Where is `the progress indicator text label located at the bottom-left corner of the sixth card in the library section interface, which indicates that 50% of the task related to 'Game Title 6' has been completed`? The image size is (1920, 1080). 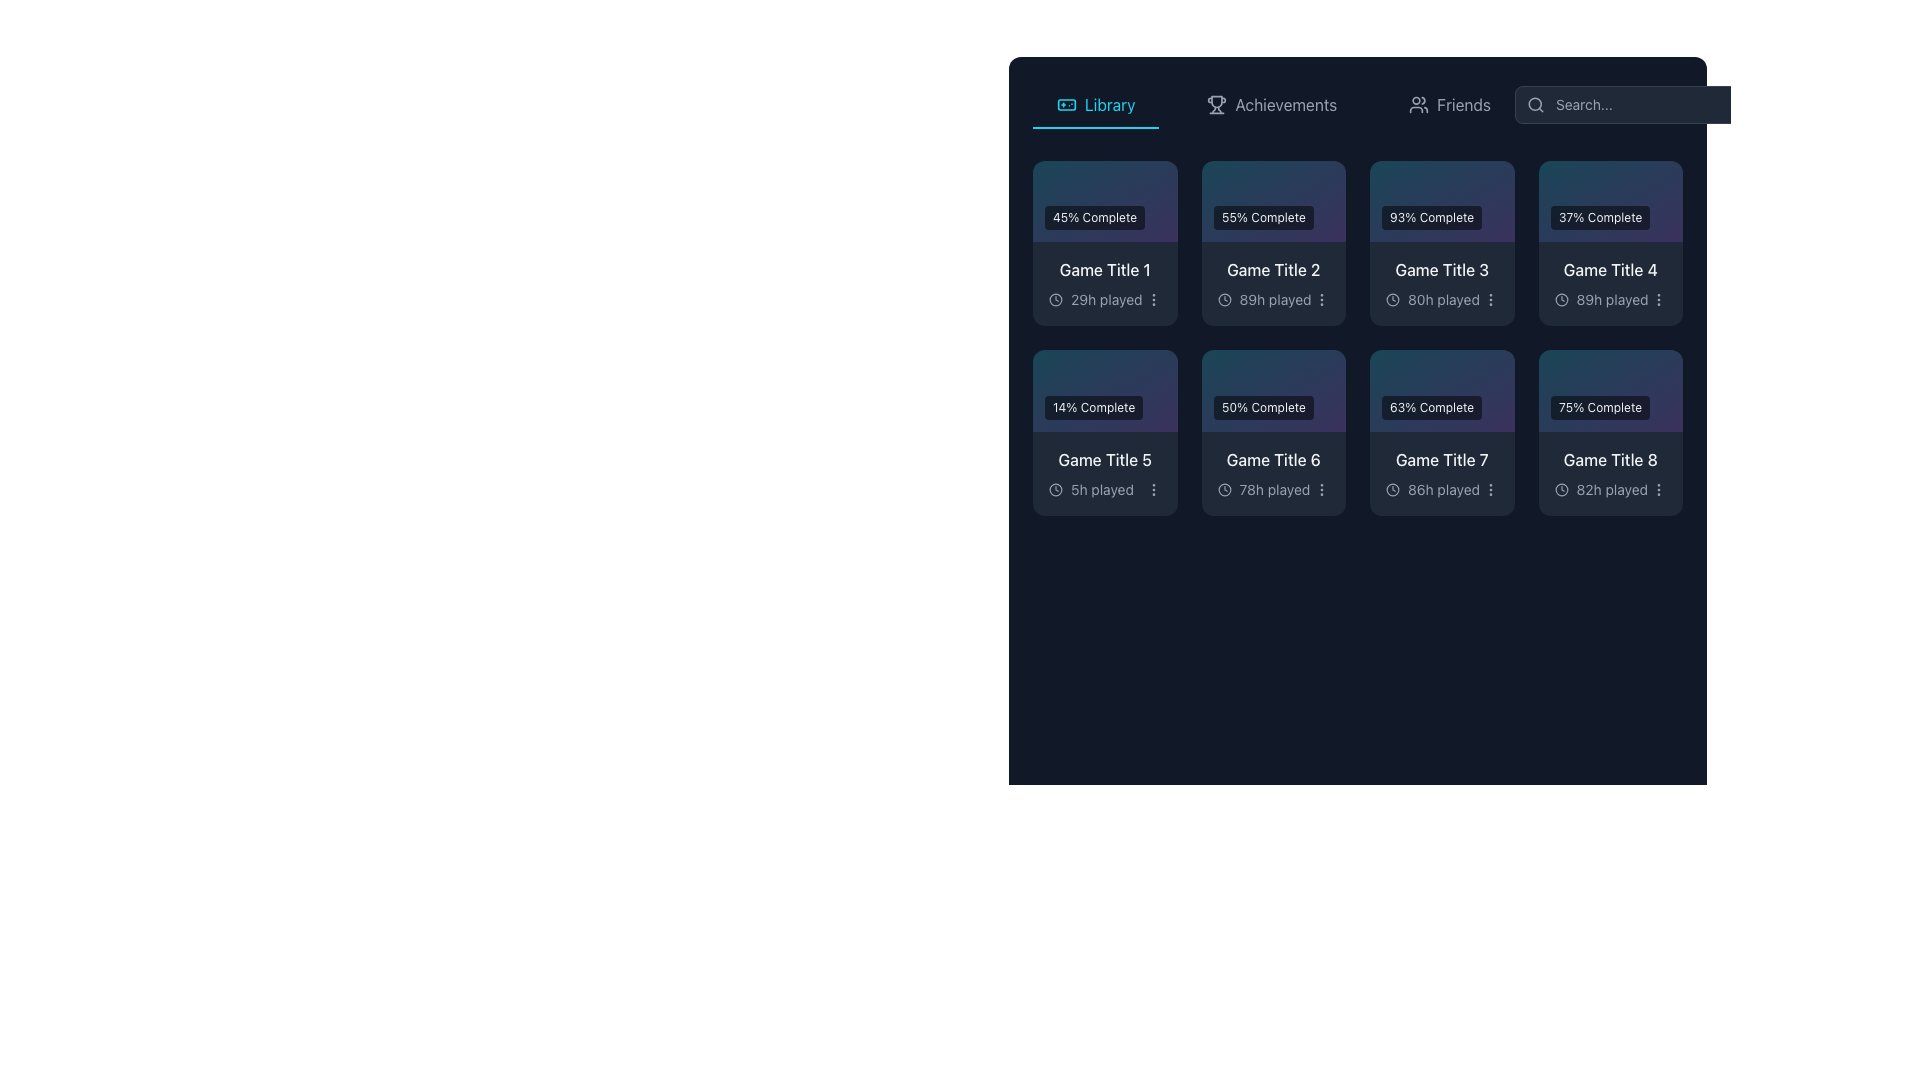 the progress indicator text label located at the bottom-left corner of the sixth card in the library section interface, which indicates that 50% of the task related to 'Game Title 6' has been completed is located at coordinates (1262, 406).